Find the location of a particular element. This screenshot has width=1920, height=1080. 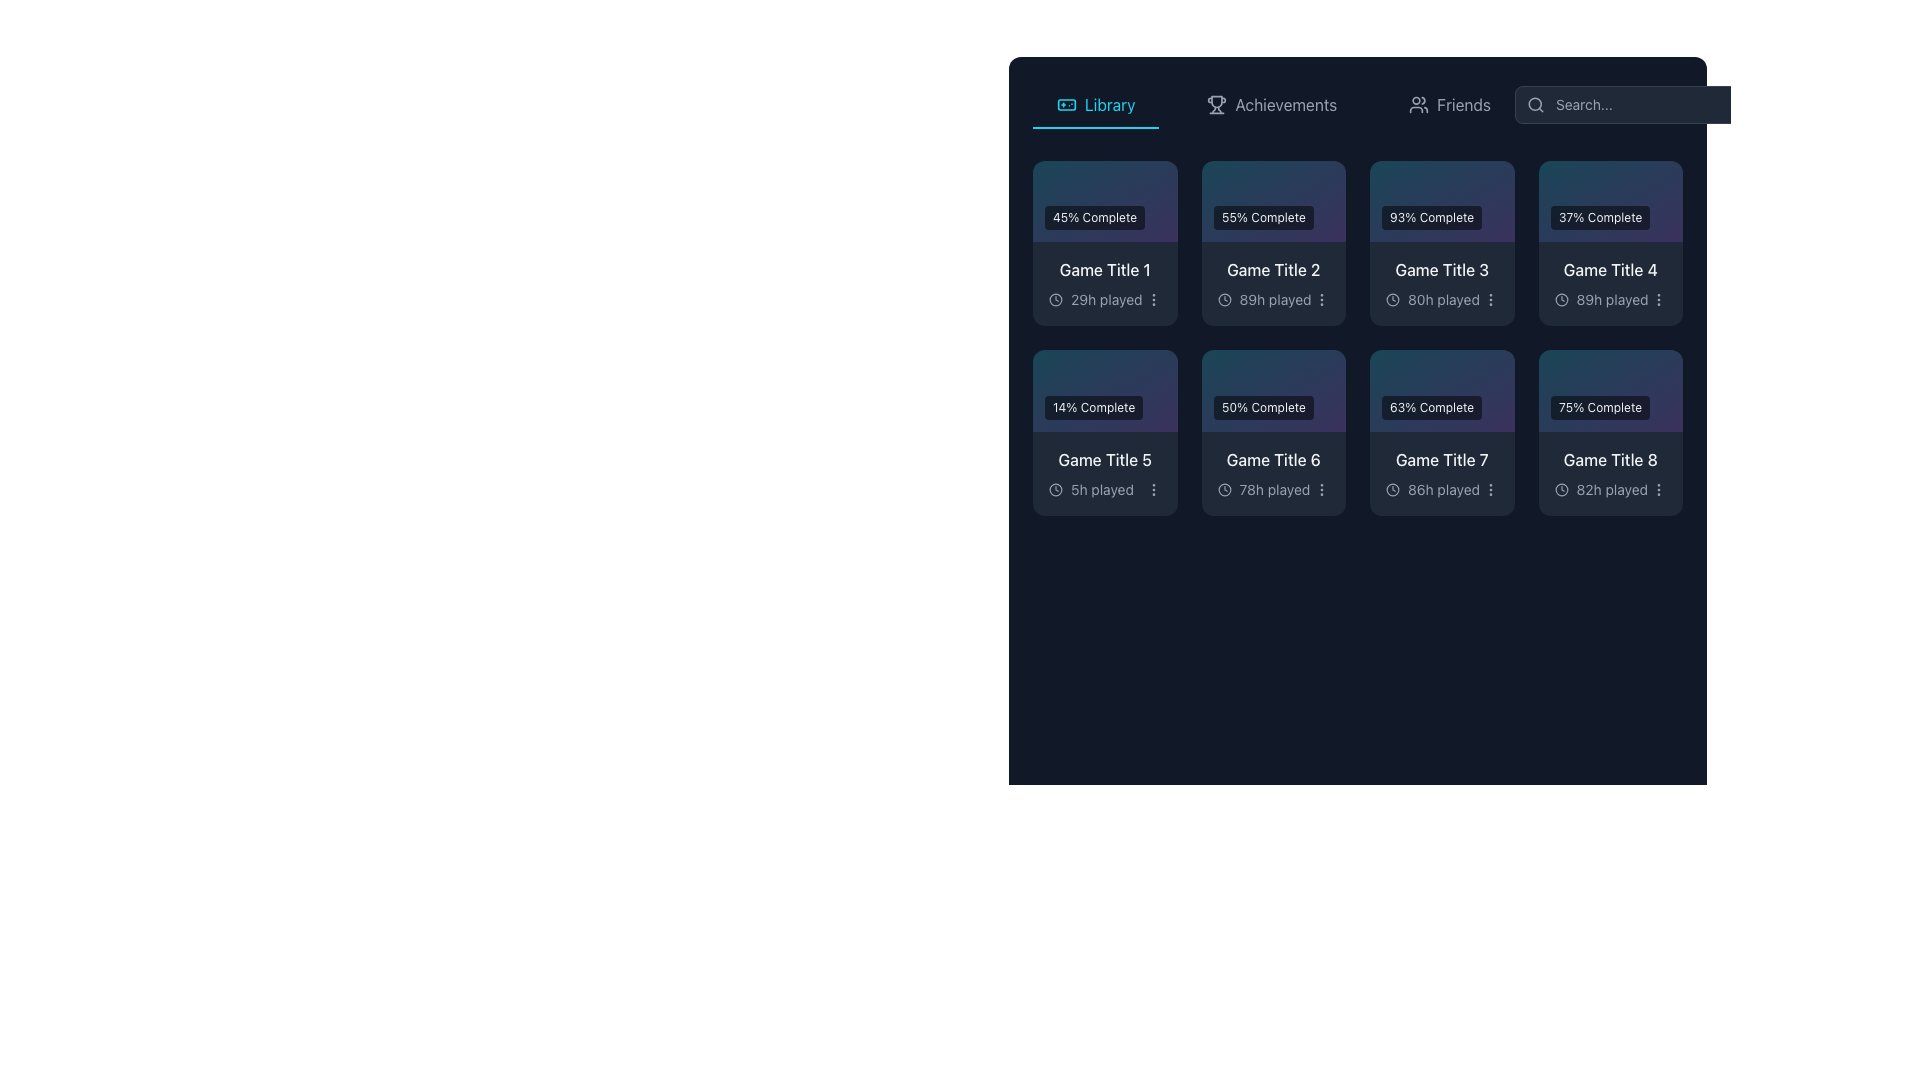

the text label displaying '86h played' with a clock icon, located at the bottom section of the card titled 'Game Title 7' is located at coordinates (1432, 489).